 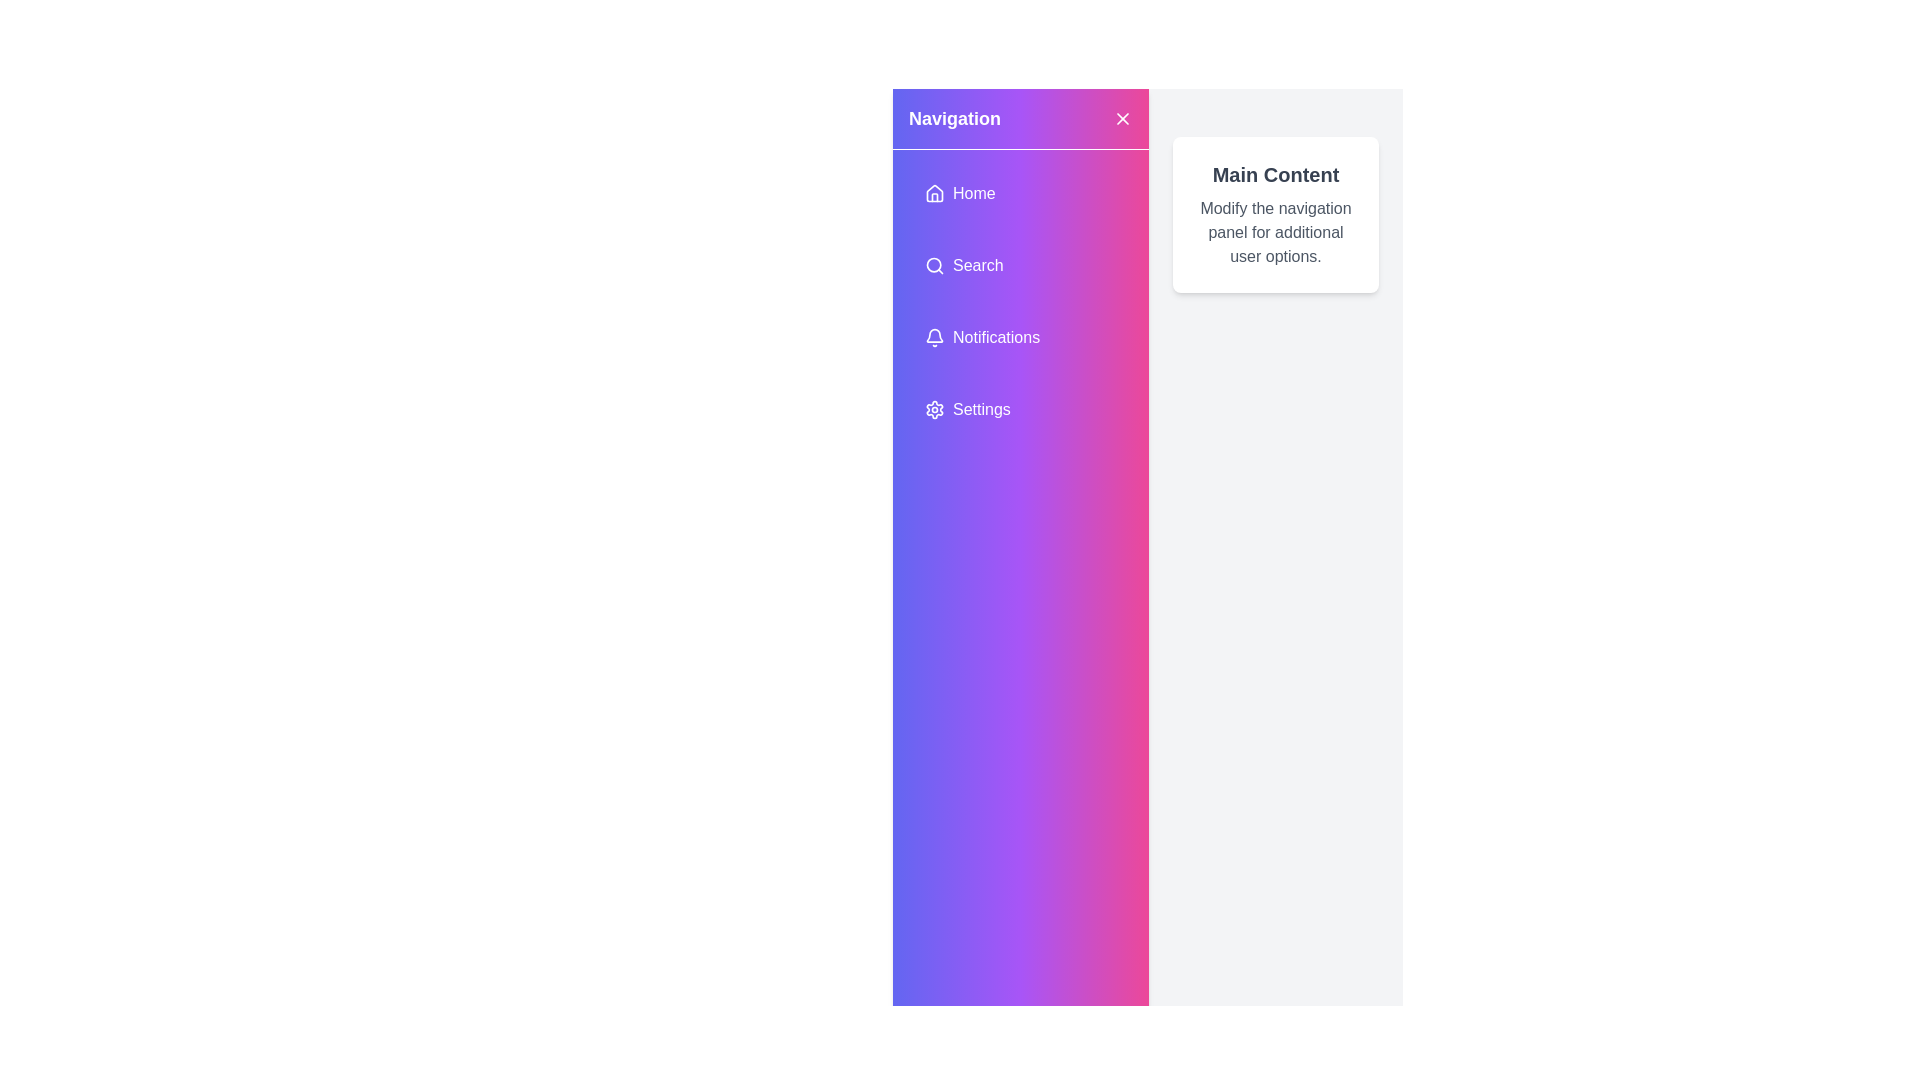 I want to click on the gear icon representing settings, which is located to the left of the 'Settings' label in the vertical navigation menu with a purple background, so click(x=934, y=408).